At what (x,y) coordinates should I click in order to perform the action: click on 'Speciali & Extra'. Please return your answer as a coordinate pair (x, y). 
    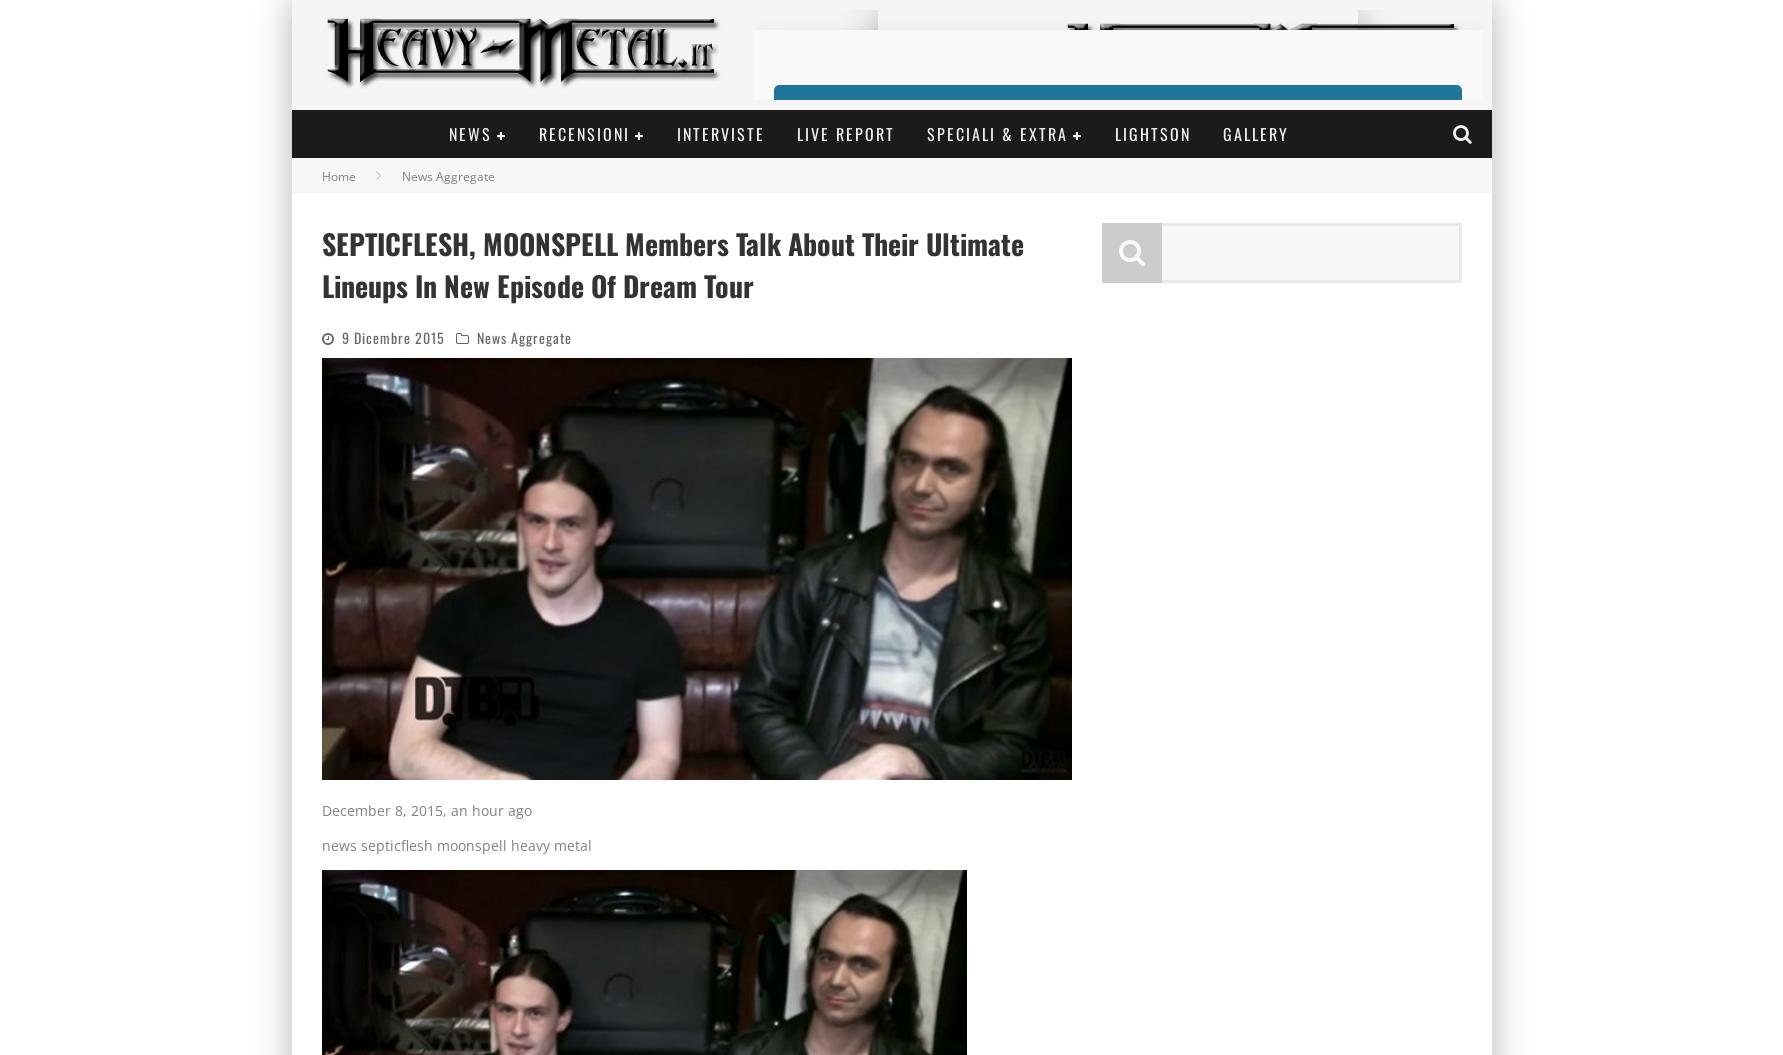
    Looking at the image, I should click on (997, 133).